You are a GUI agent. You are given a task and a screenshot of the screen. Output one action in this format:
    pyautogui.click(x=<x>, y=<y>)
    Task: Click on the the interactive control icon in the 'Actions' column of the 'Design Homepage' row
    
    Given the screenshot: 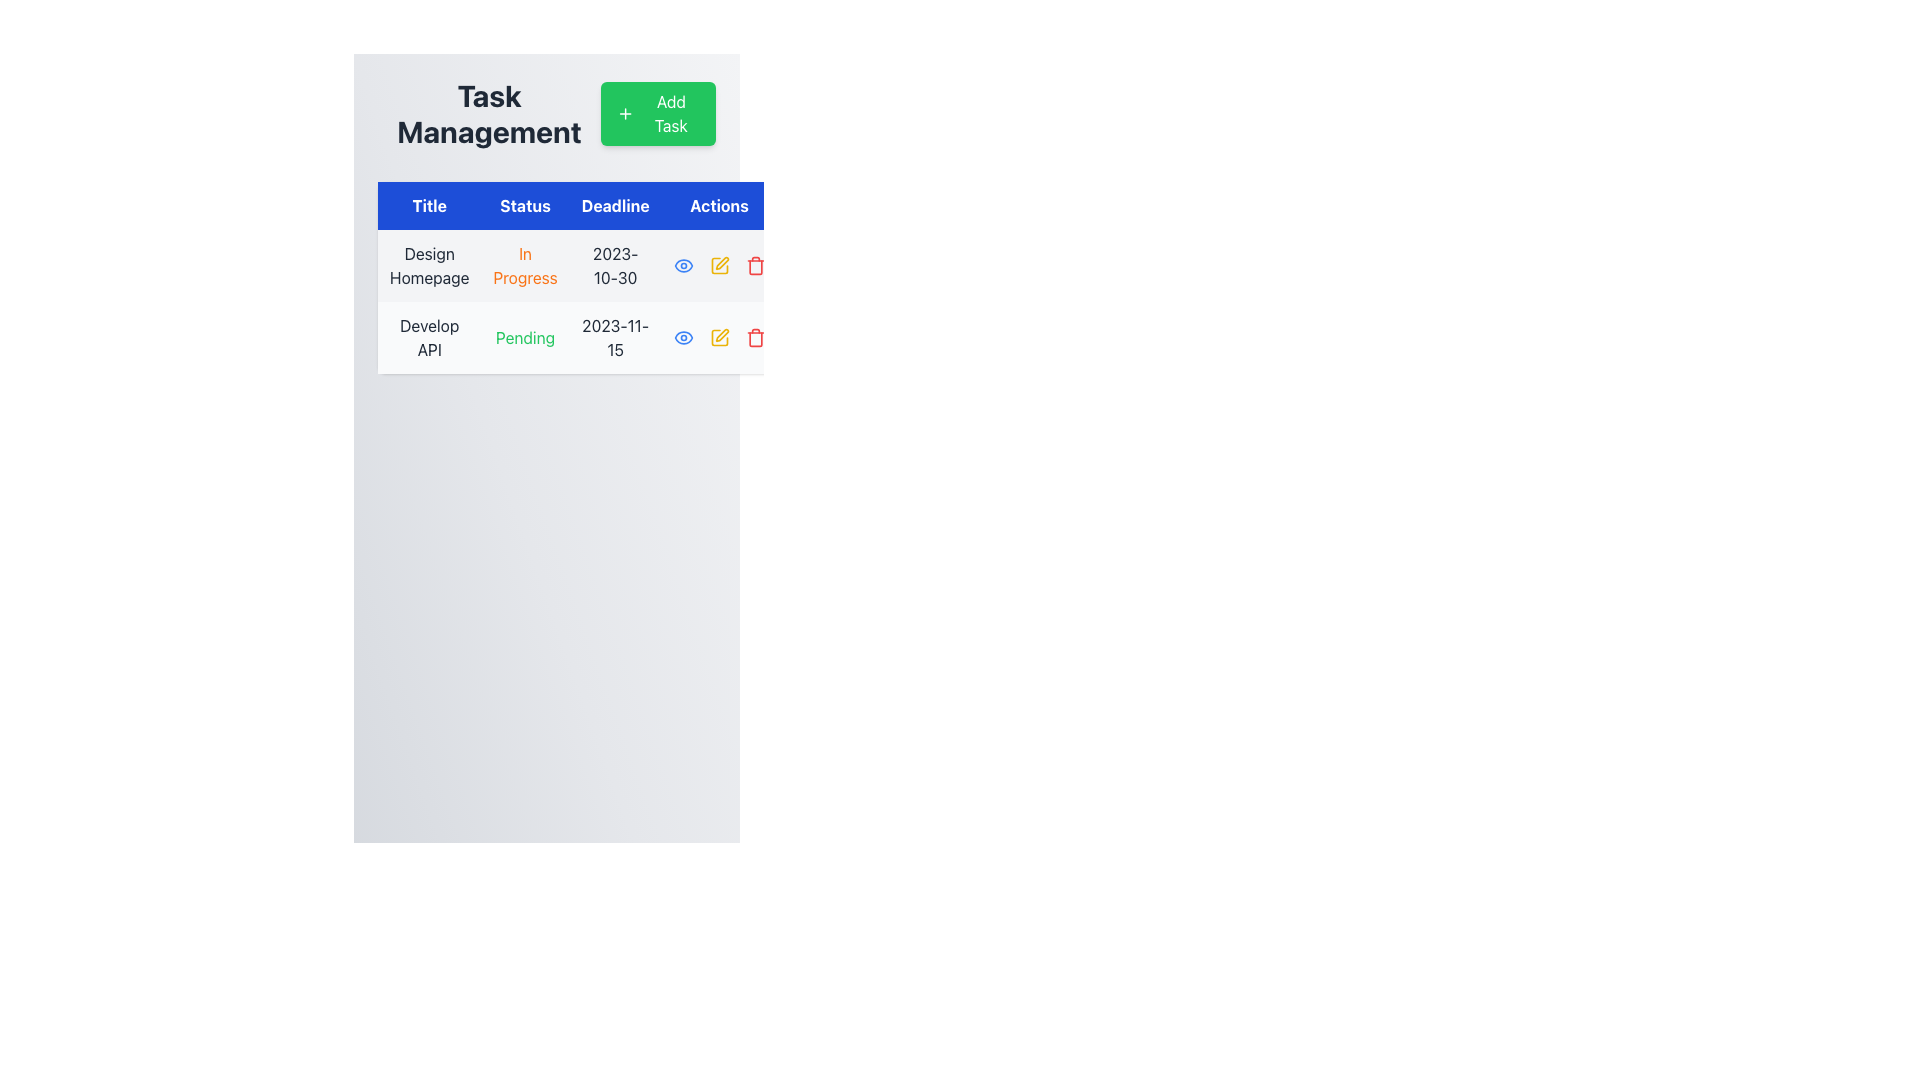 What is the action you would take?
    pyautogui.click(x=683, y=337)
    